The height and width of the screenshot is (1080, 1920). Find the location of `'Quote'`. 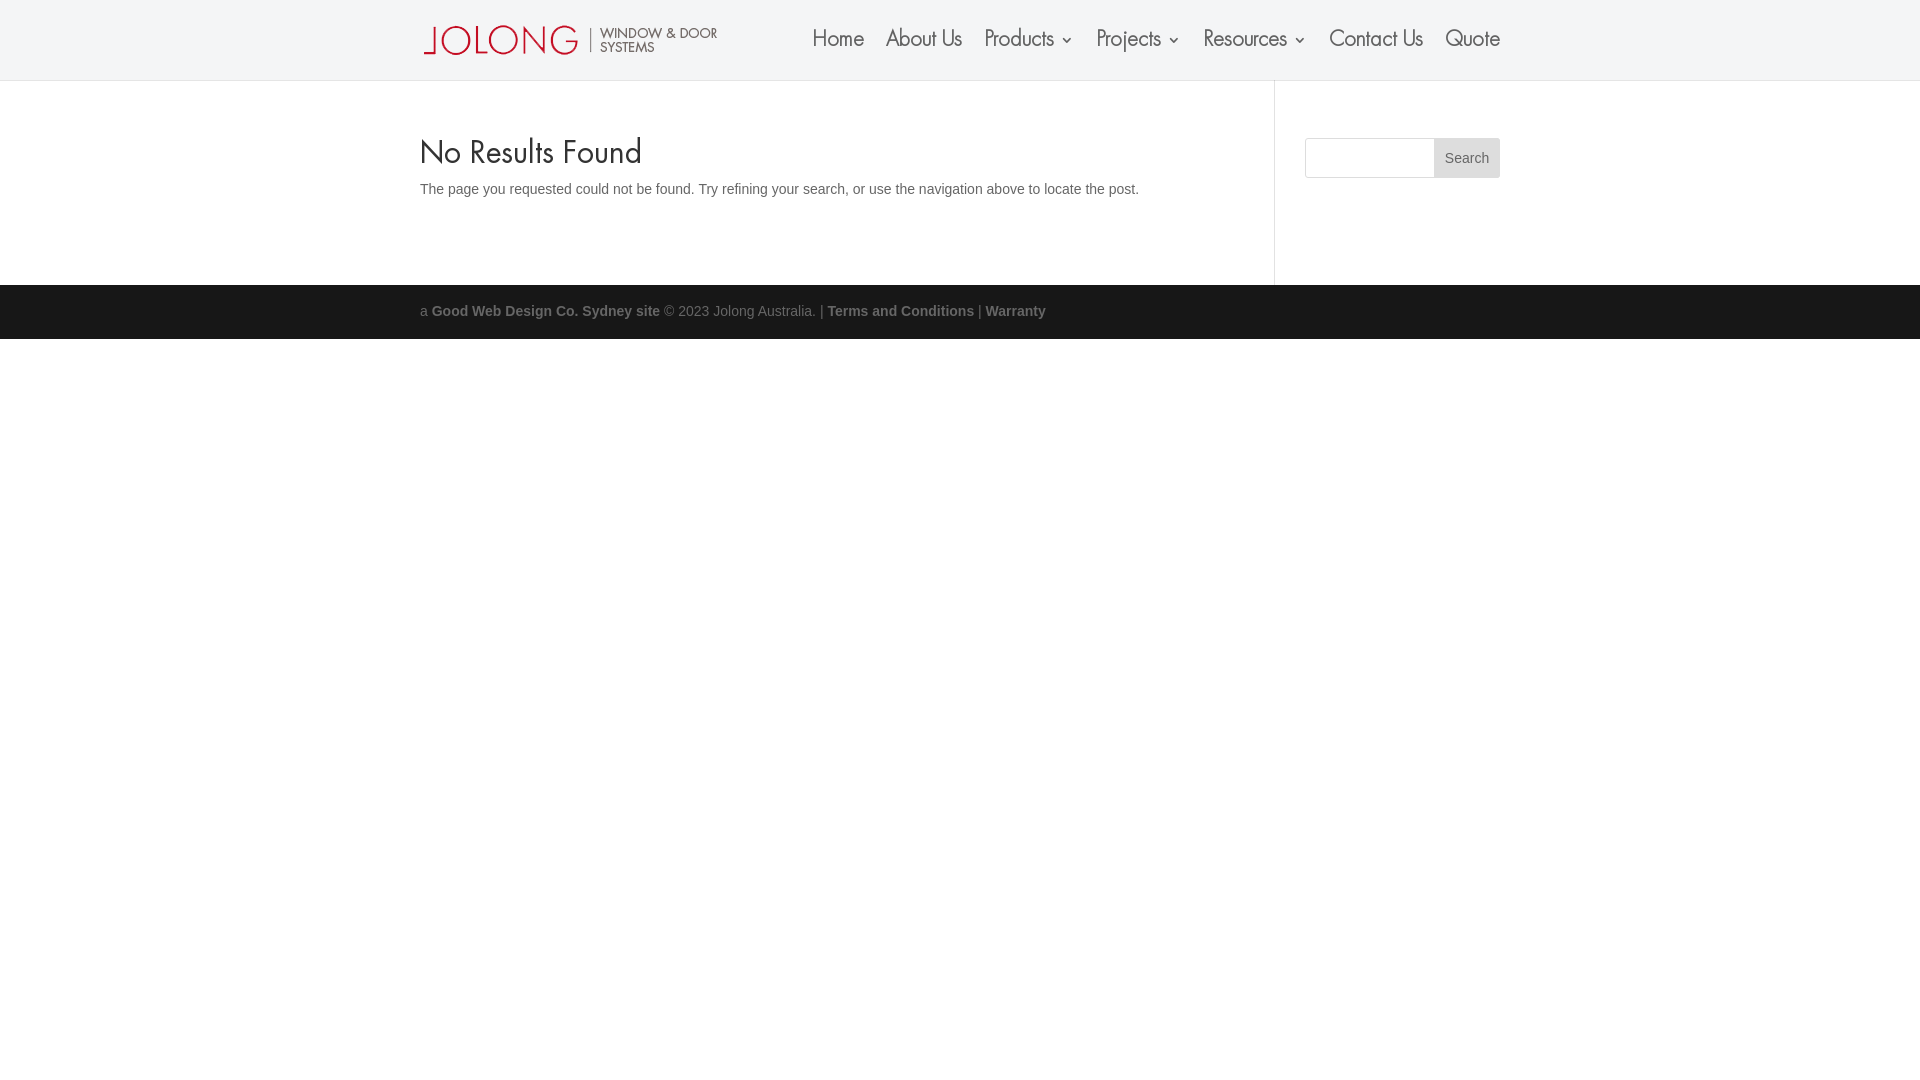

'Quote' is located at coordinates (1472, 55).